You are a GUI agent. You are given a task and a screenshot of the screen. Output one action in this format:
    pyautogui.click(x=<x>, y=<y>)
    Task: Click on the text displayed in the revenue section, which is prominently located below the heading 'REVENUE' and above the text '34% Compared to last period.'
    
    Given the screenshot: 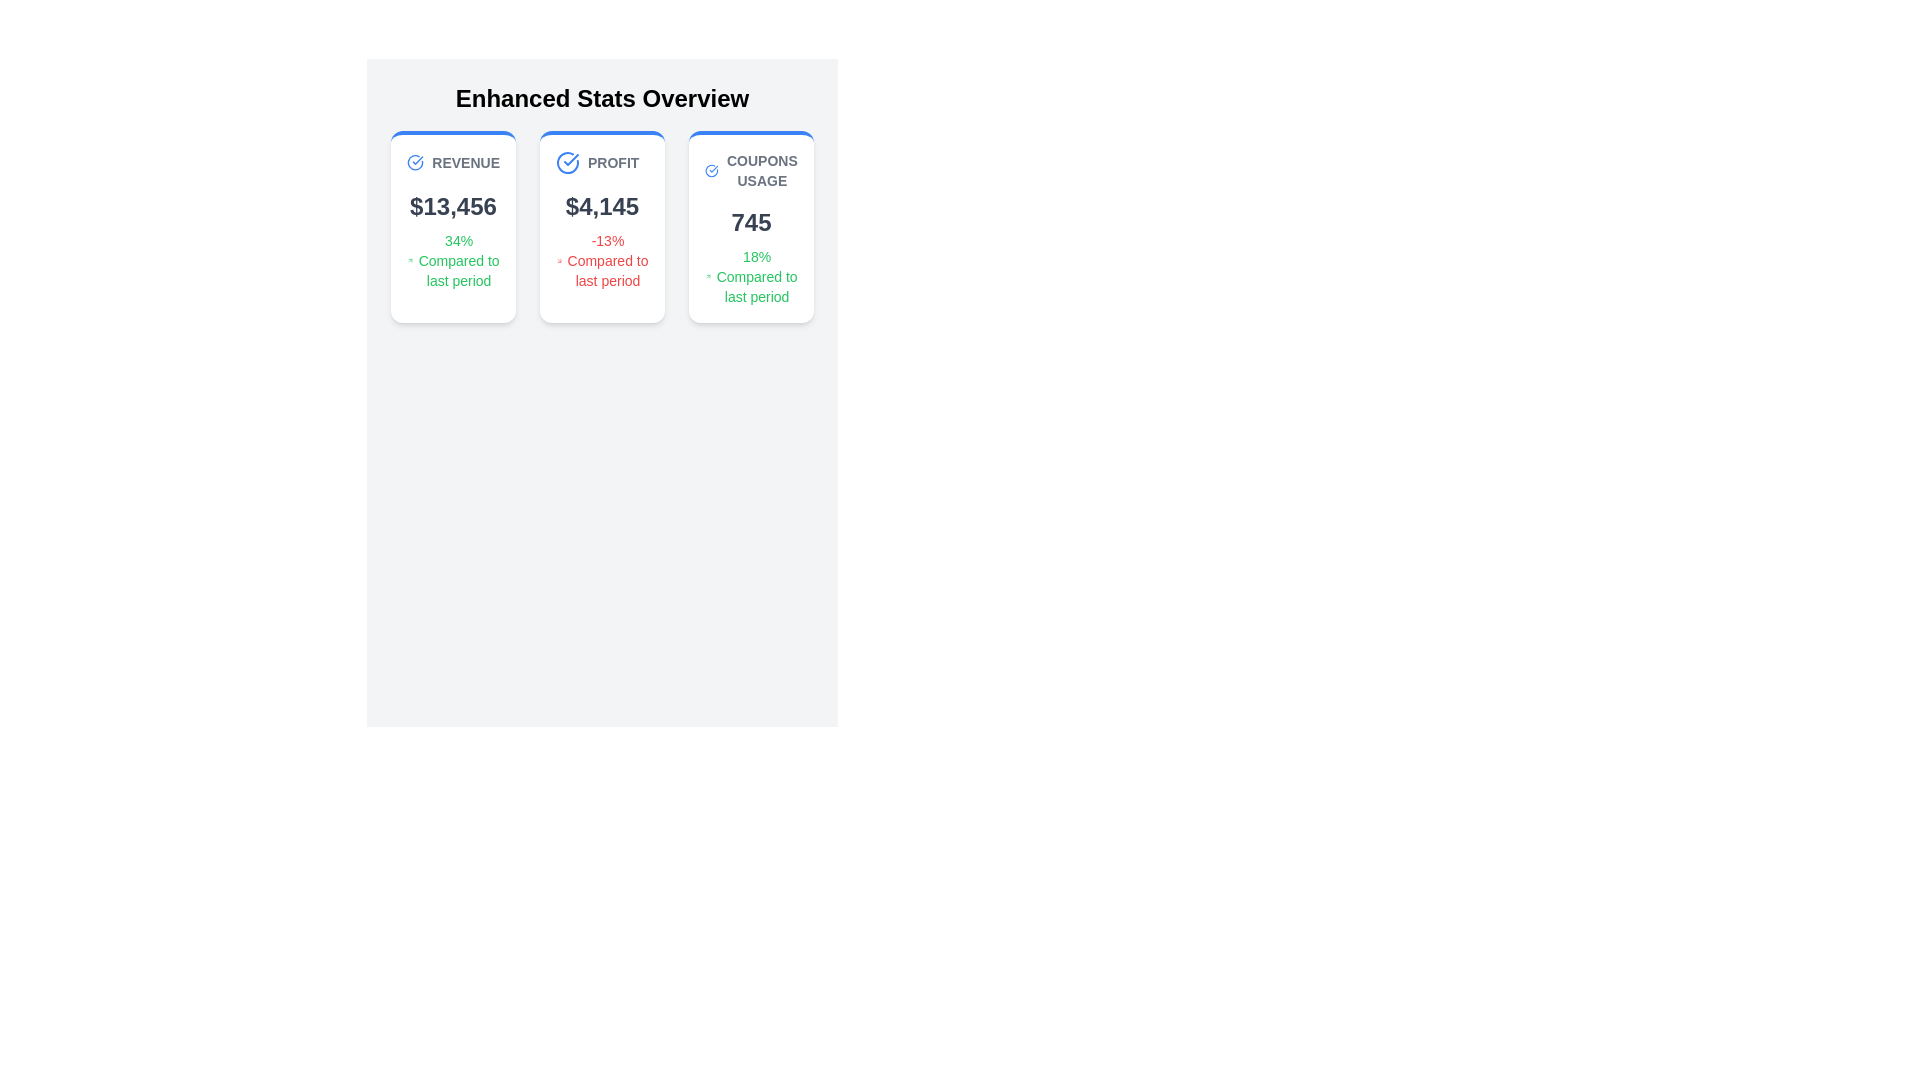 What is the action you would take?
    pyautogui.click(x=452, y=207)
    